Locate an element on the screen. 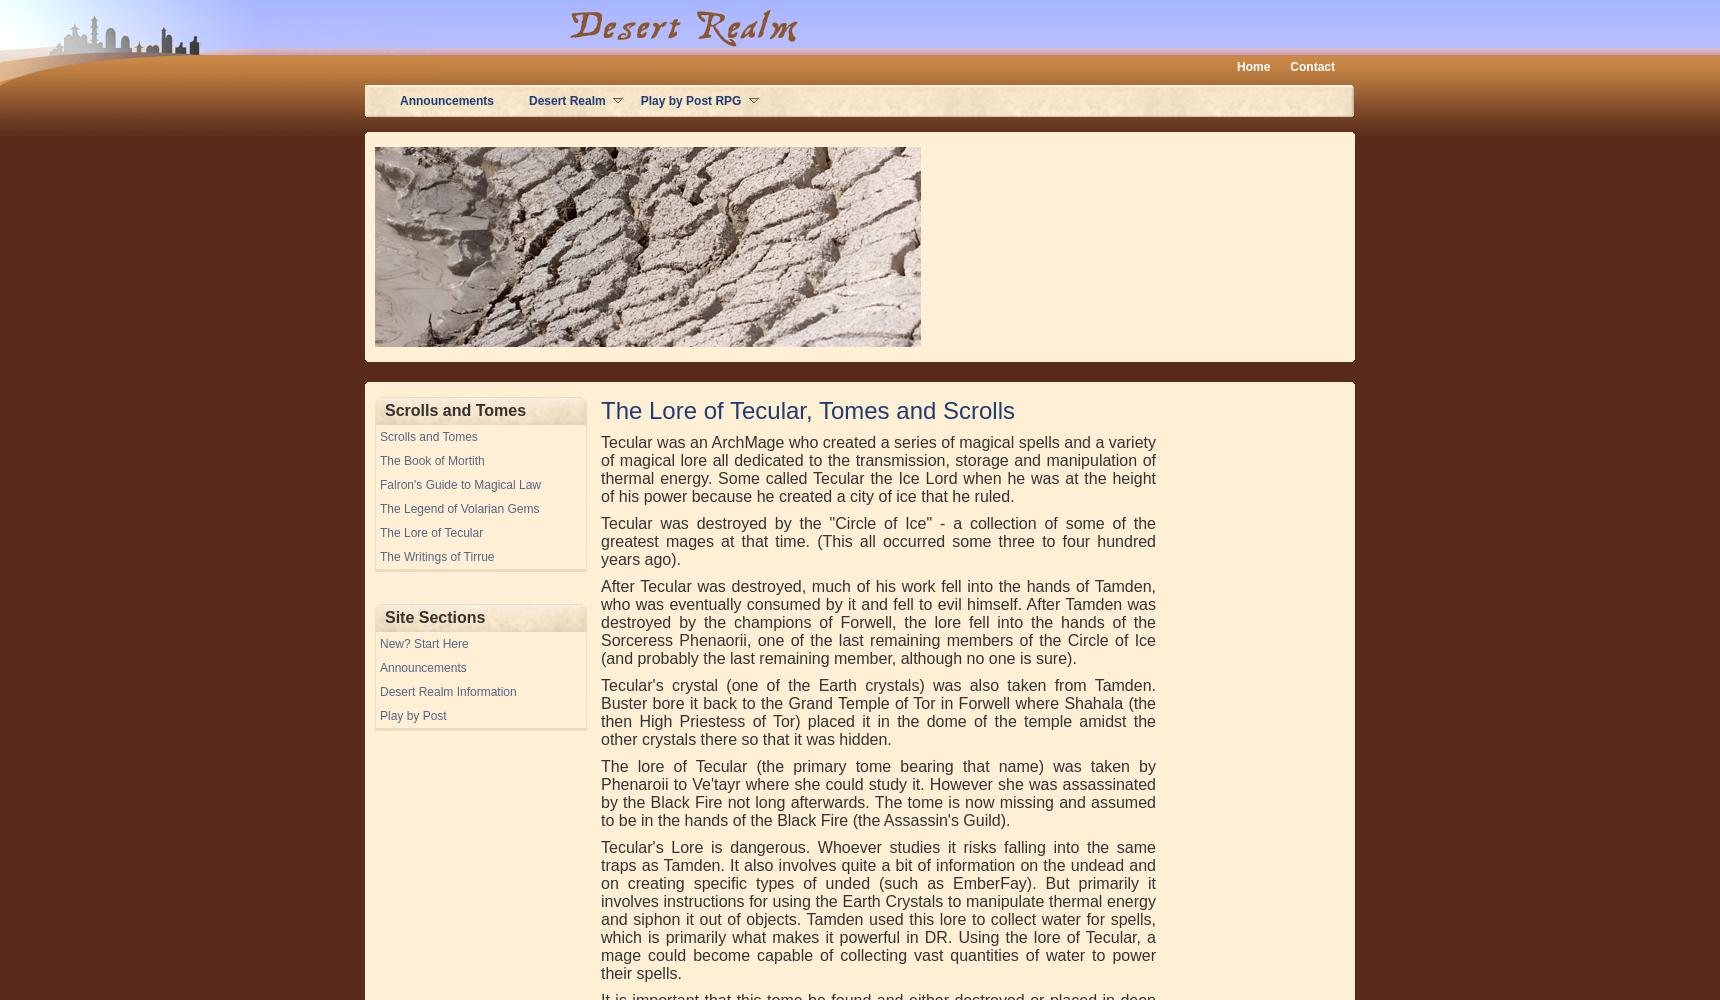 This screenshot has height=1000, width=1720. 'About Role Playing by Post' is located at coordinates (466, 98).